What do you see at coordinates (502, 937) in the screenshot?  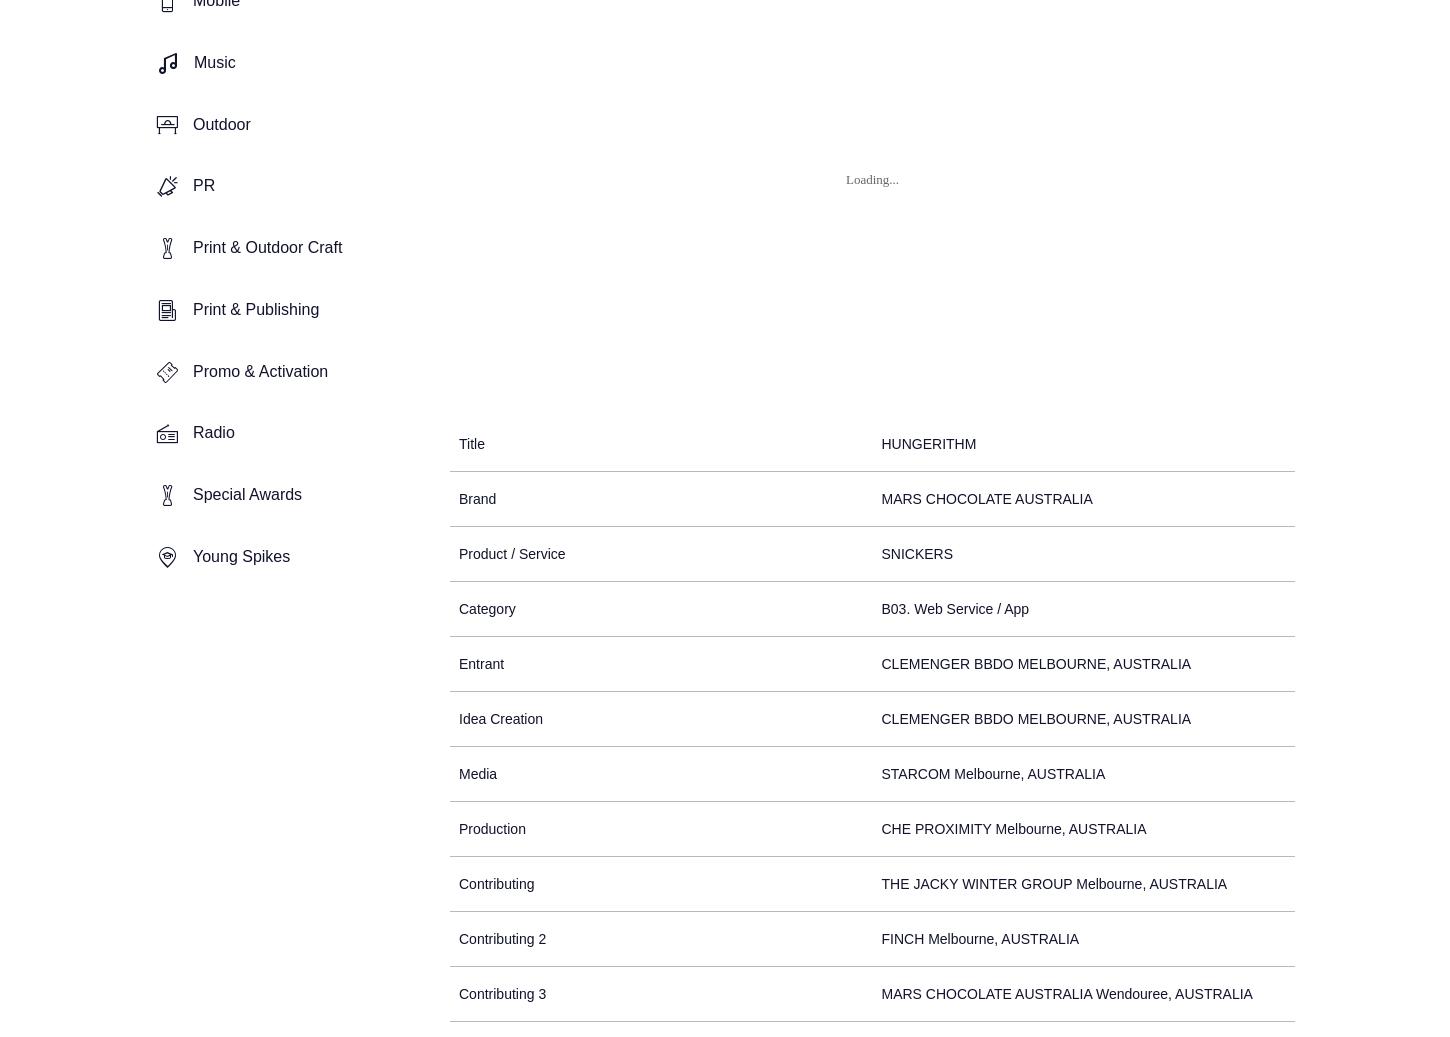 I see `'Contributing 2'` at bounding box center [502, 937].